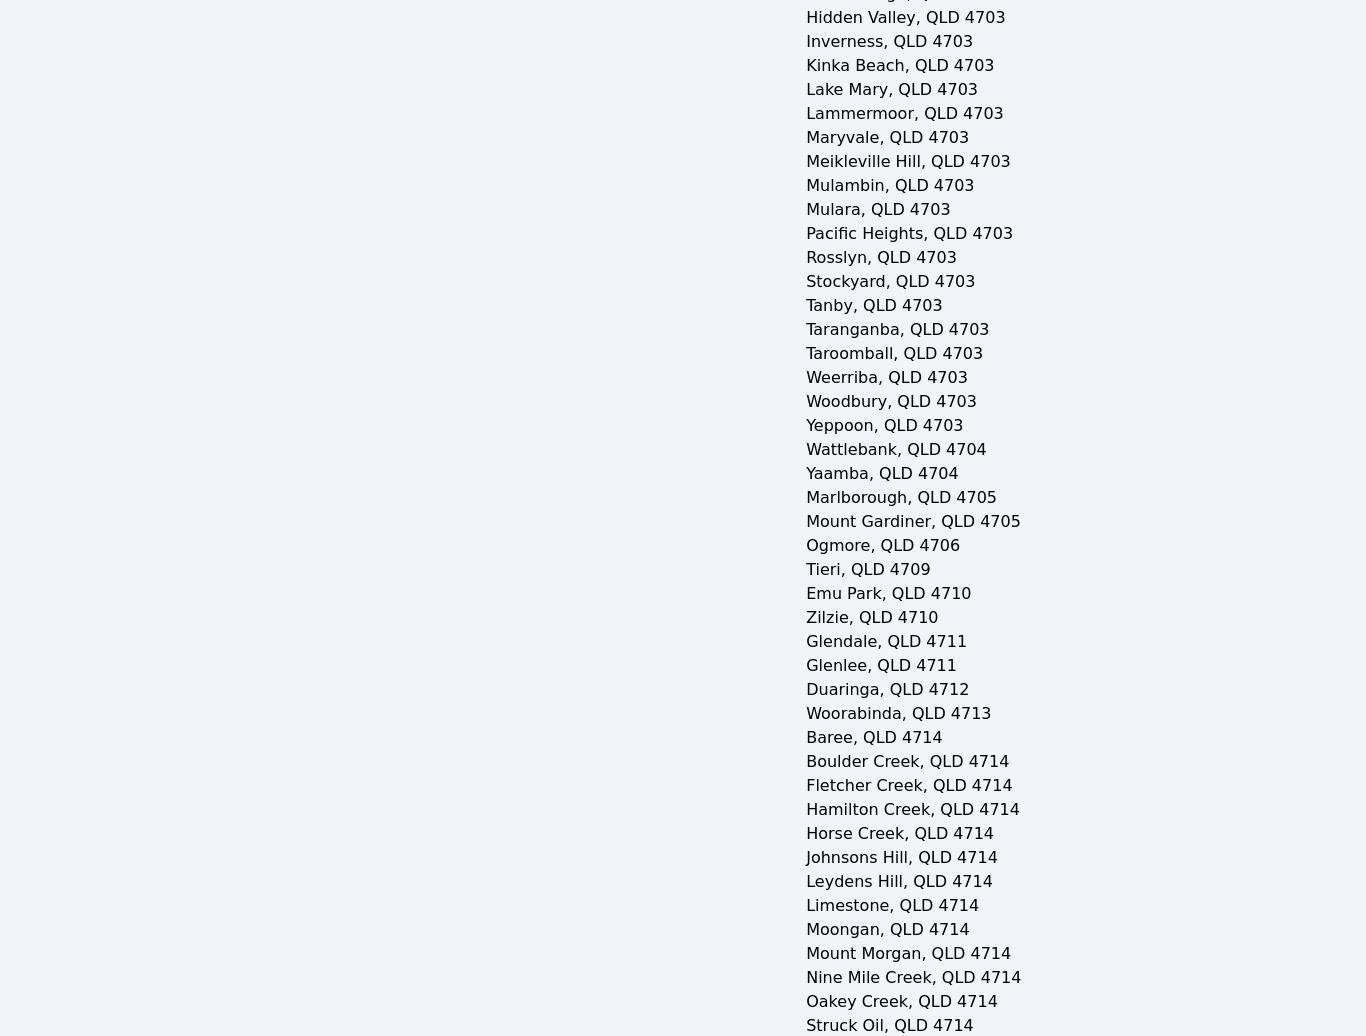  What do you see at coordinates (886, 929) in the screenshot?
I see `'Moongan, QLD 4714'` at bounding box center [886, 929].